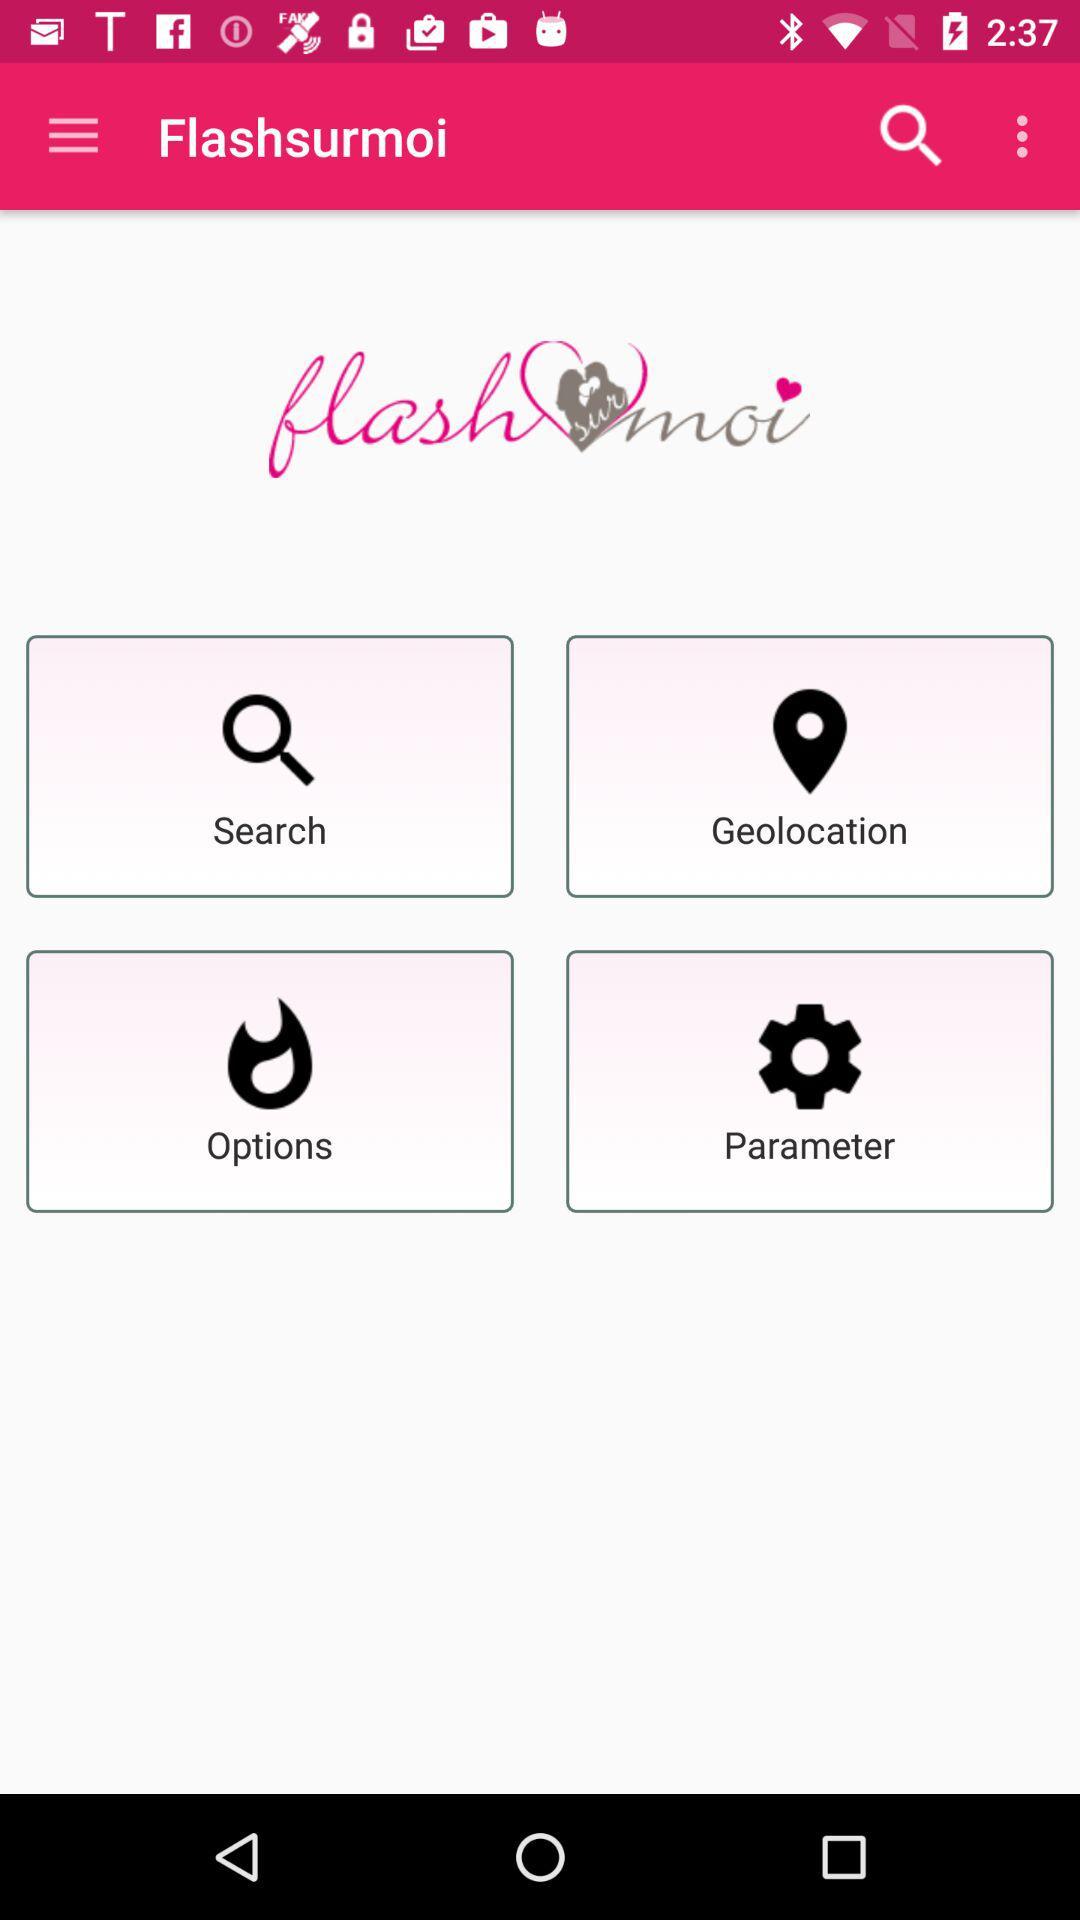 This screenshot has height=1920, width=1080. I want to click on the icon which is just below the time, so click(1027, 136).